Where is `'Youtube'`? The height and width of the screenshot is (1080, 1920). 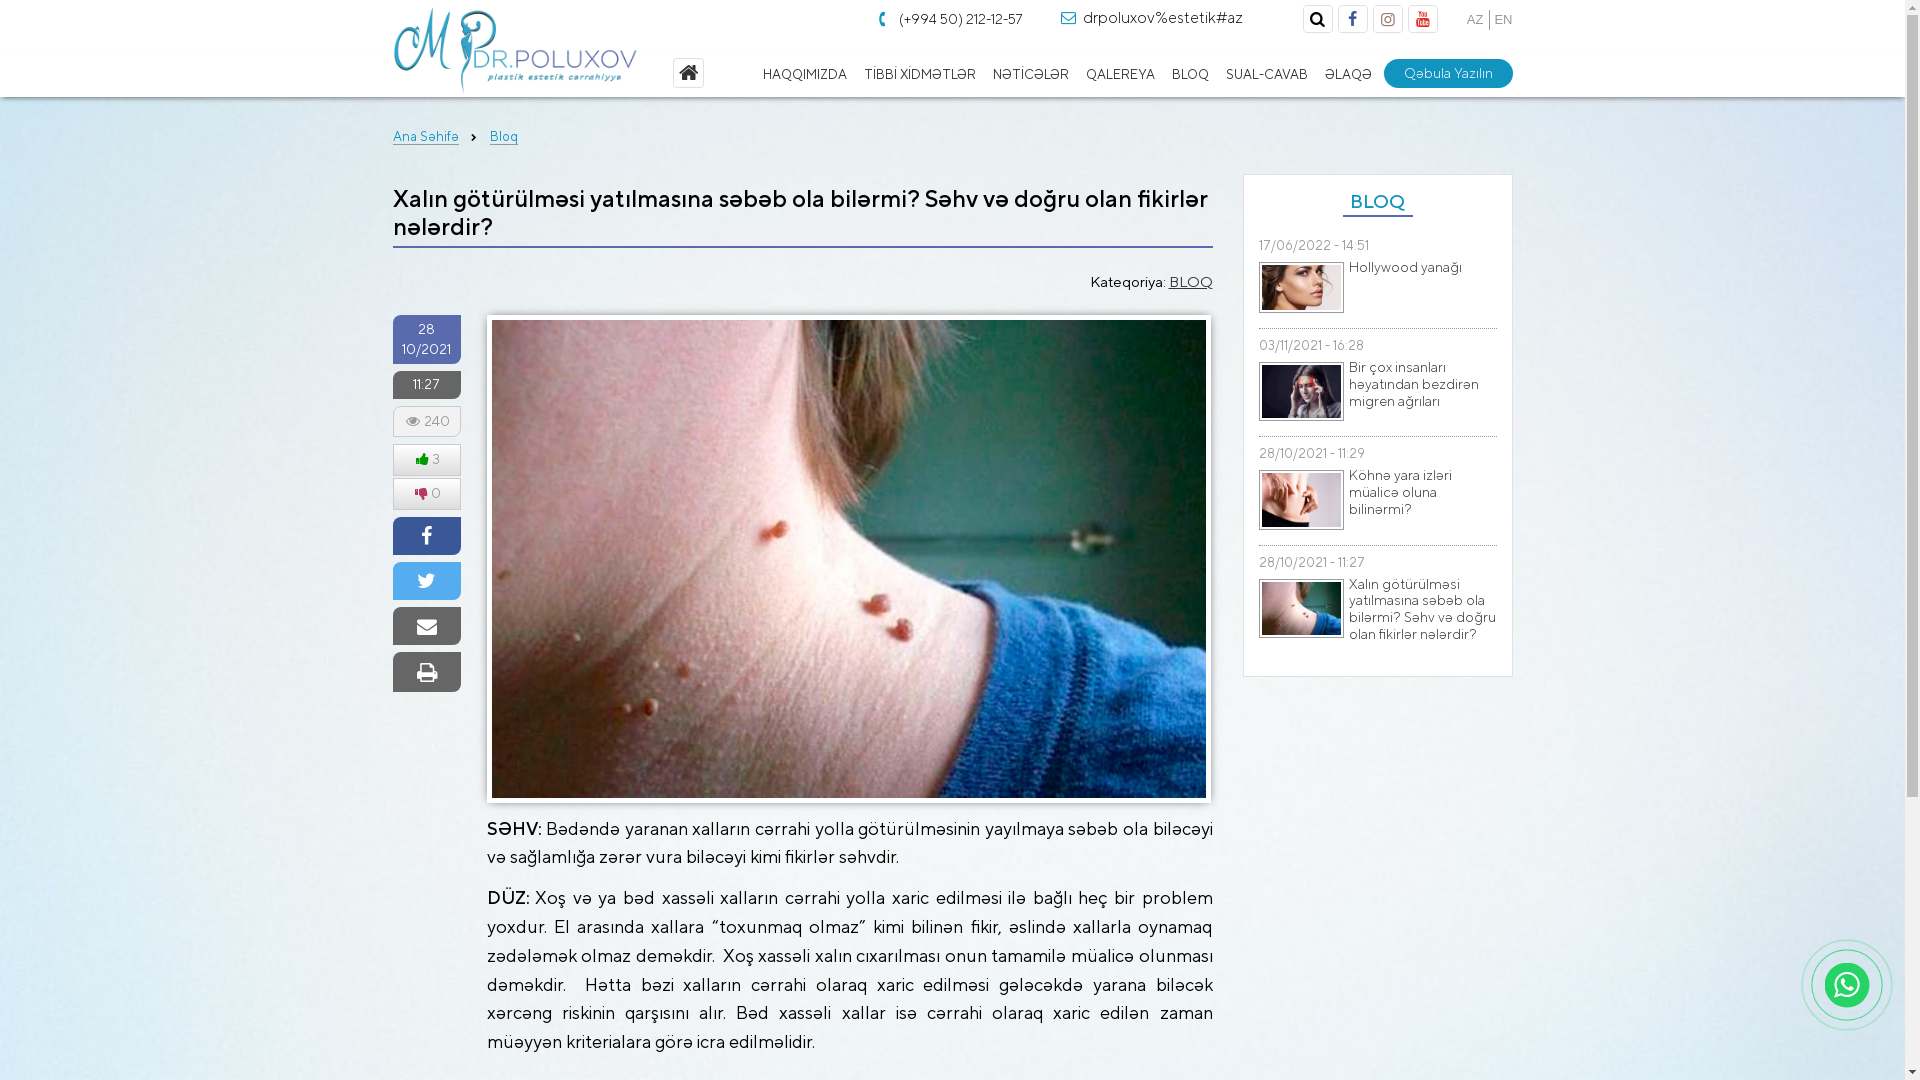 'Youtube' is located at coordinates (1420, 19).